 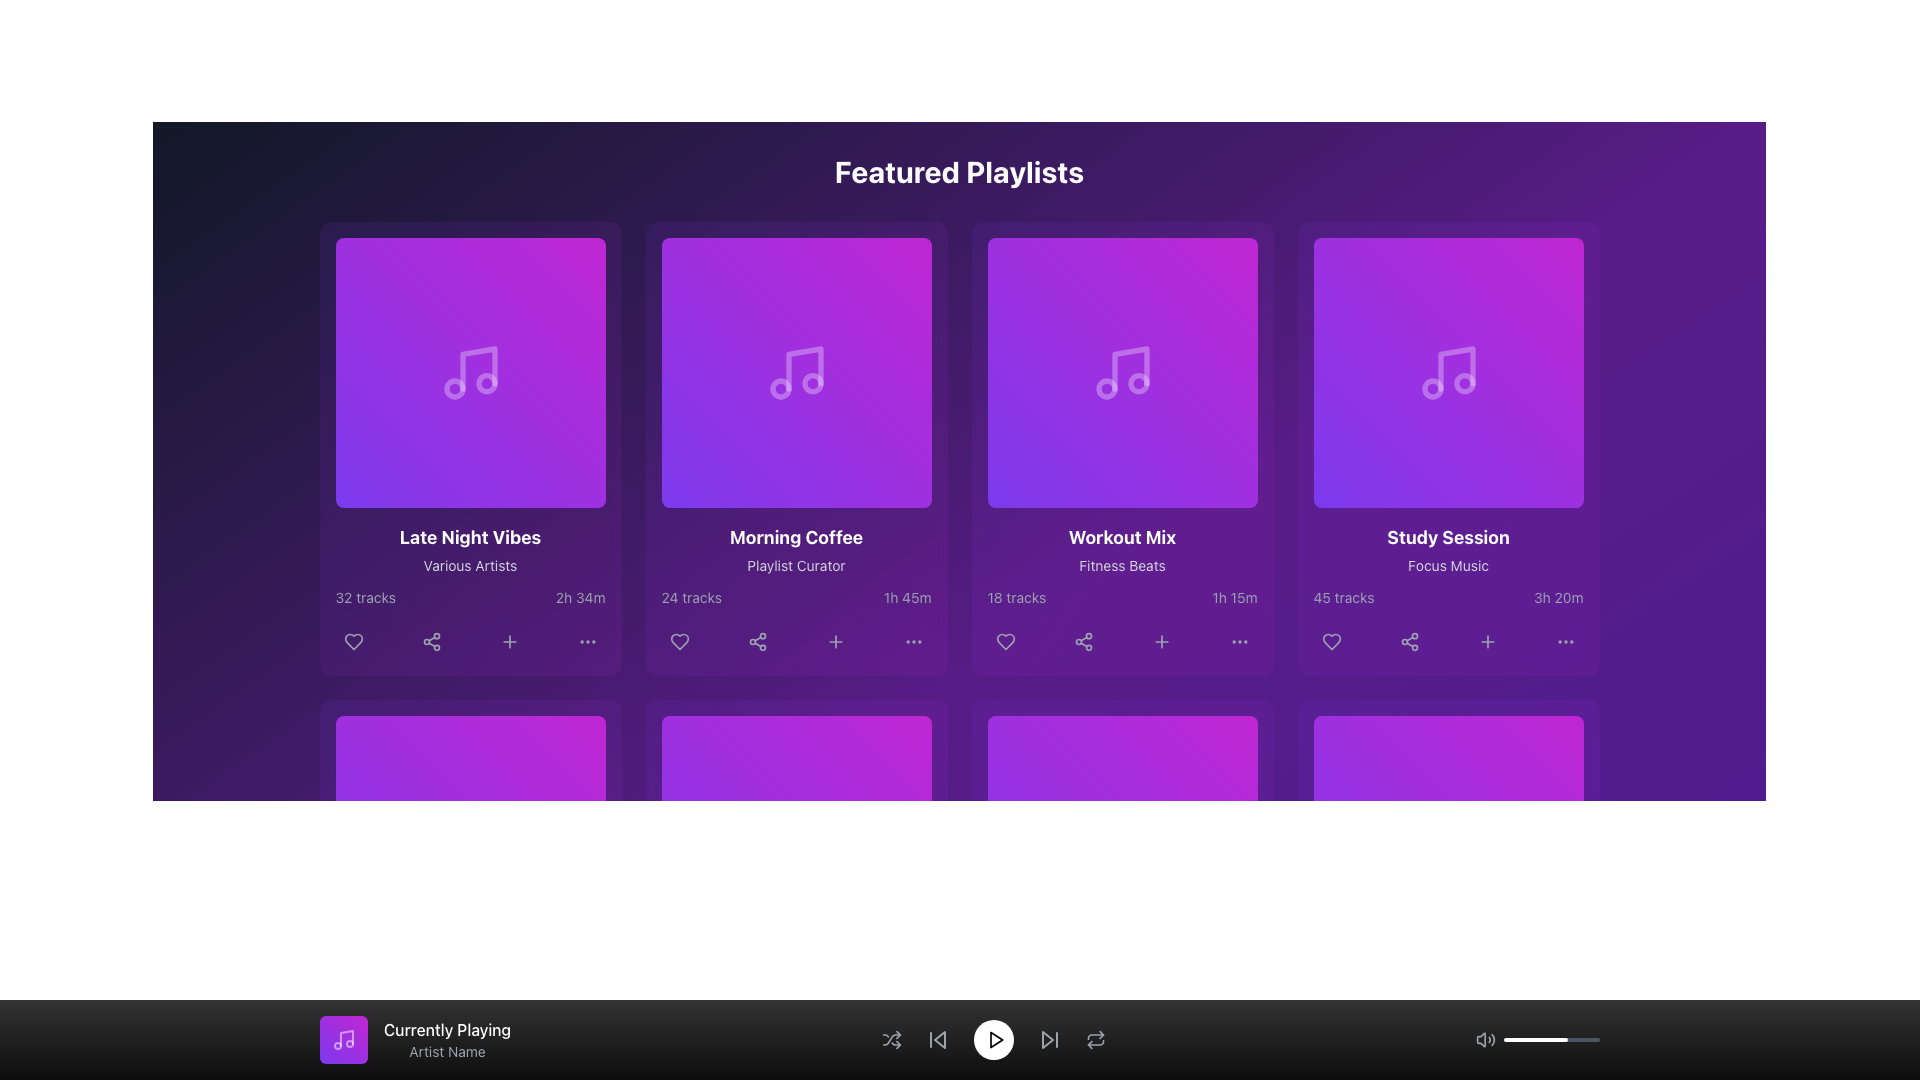 What do you see at coordinates (835, 641) in the screenshot?
I see `the circular '+' button styled in gray that turns white on hover, located as the third button beneath the 'Morning Coffee' playlist card` at bounding box center [835, 641].